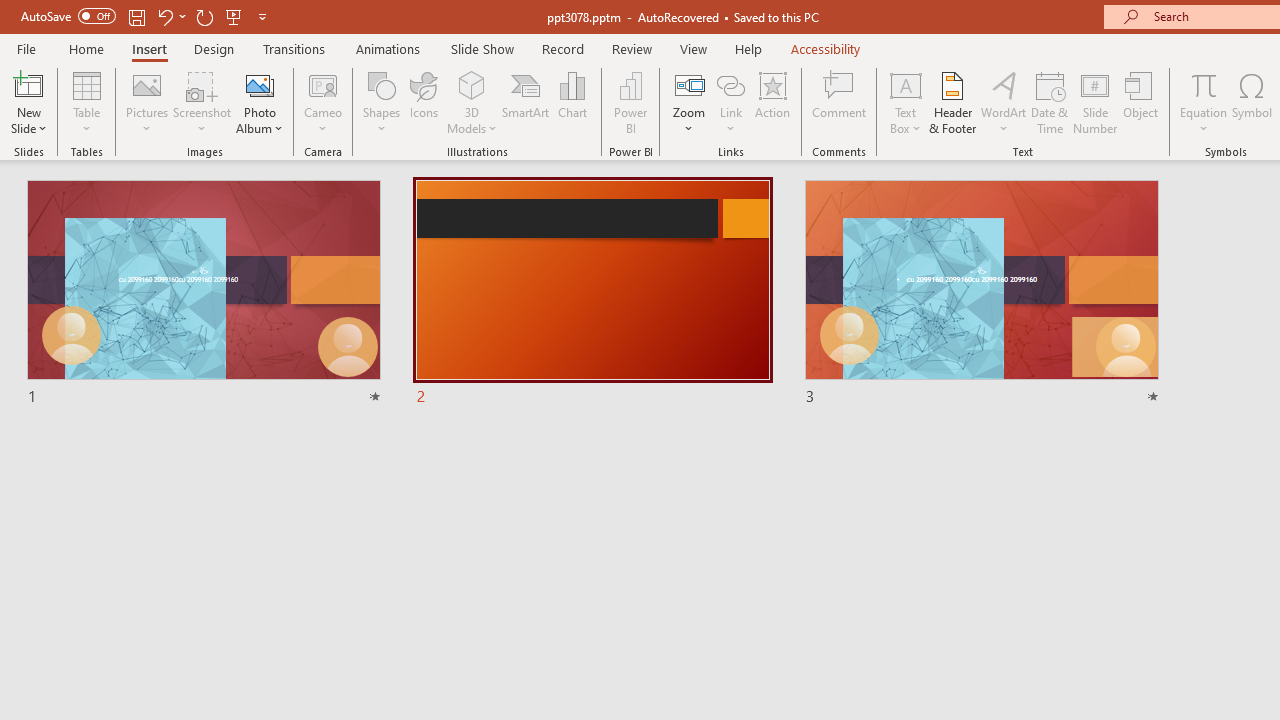 This screenshot has height=720, width=1280. I want to click on 'Slide Show', so click(481, 48).